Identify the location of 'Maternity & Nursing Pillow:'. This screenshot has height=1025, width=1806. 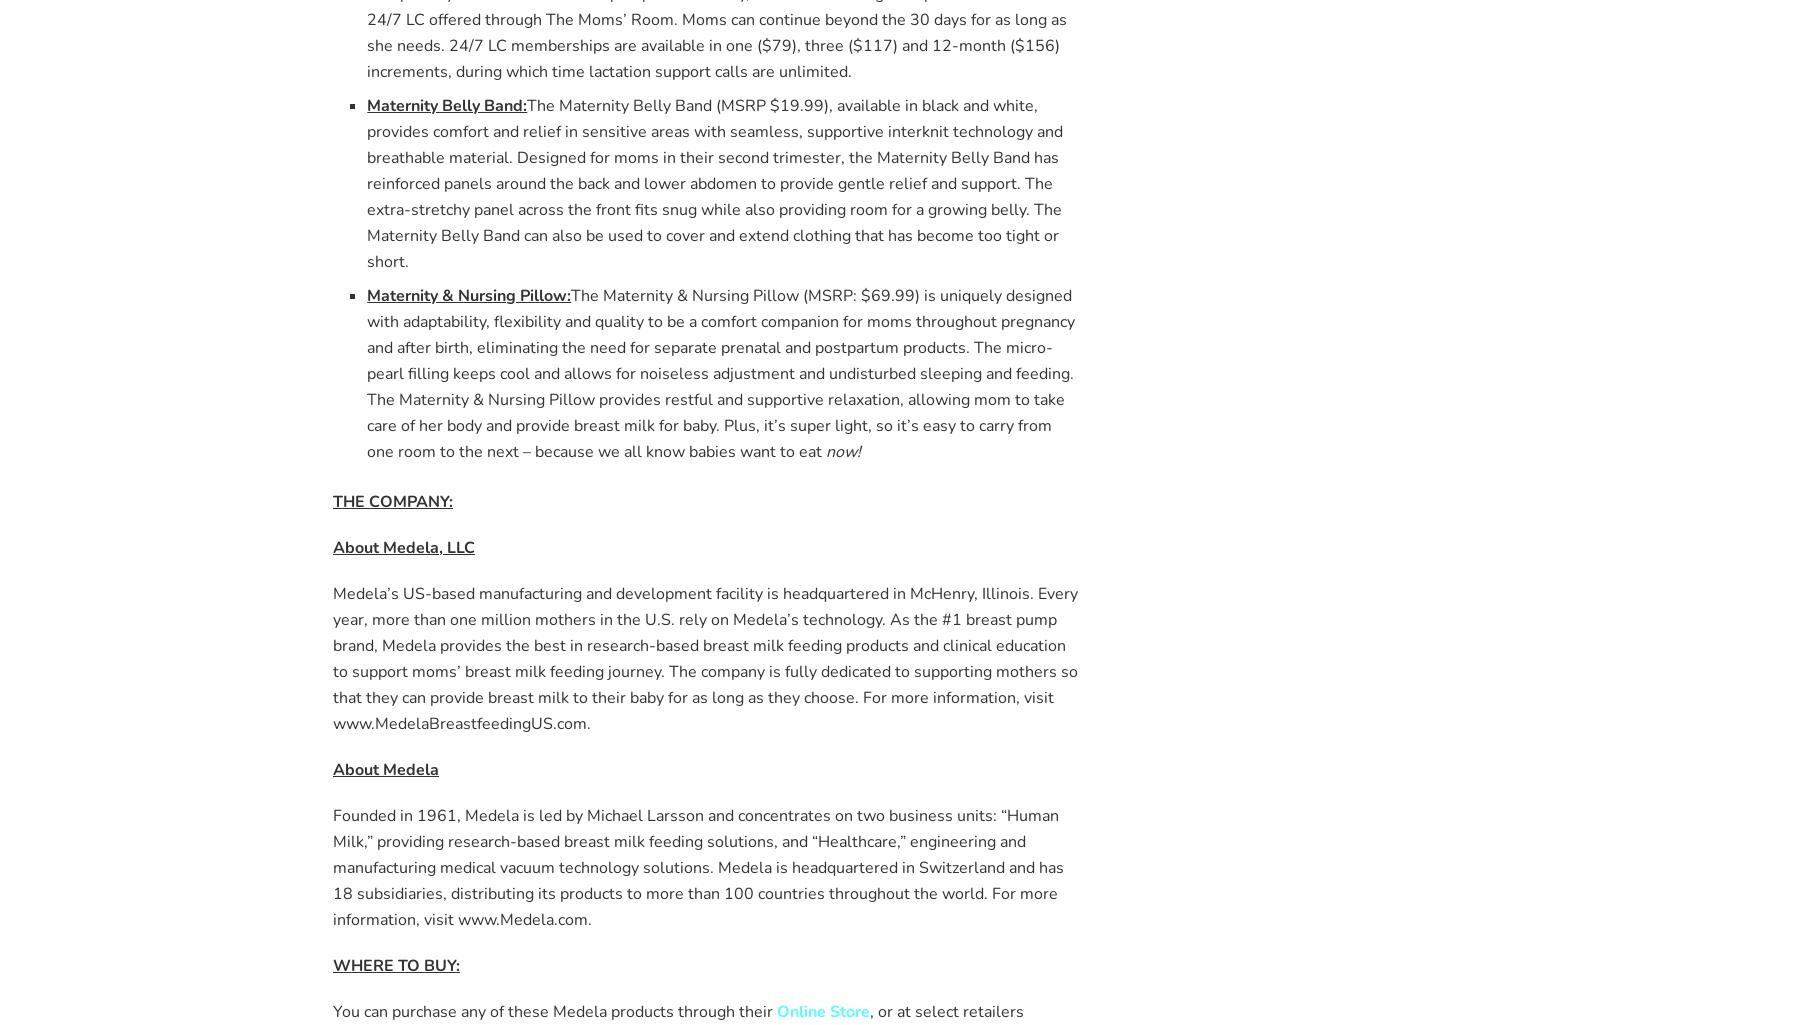
(469, 294).